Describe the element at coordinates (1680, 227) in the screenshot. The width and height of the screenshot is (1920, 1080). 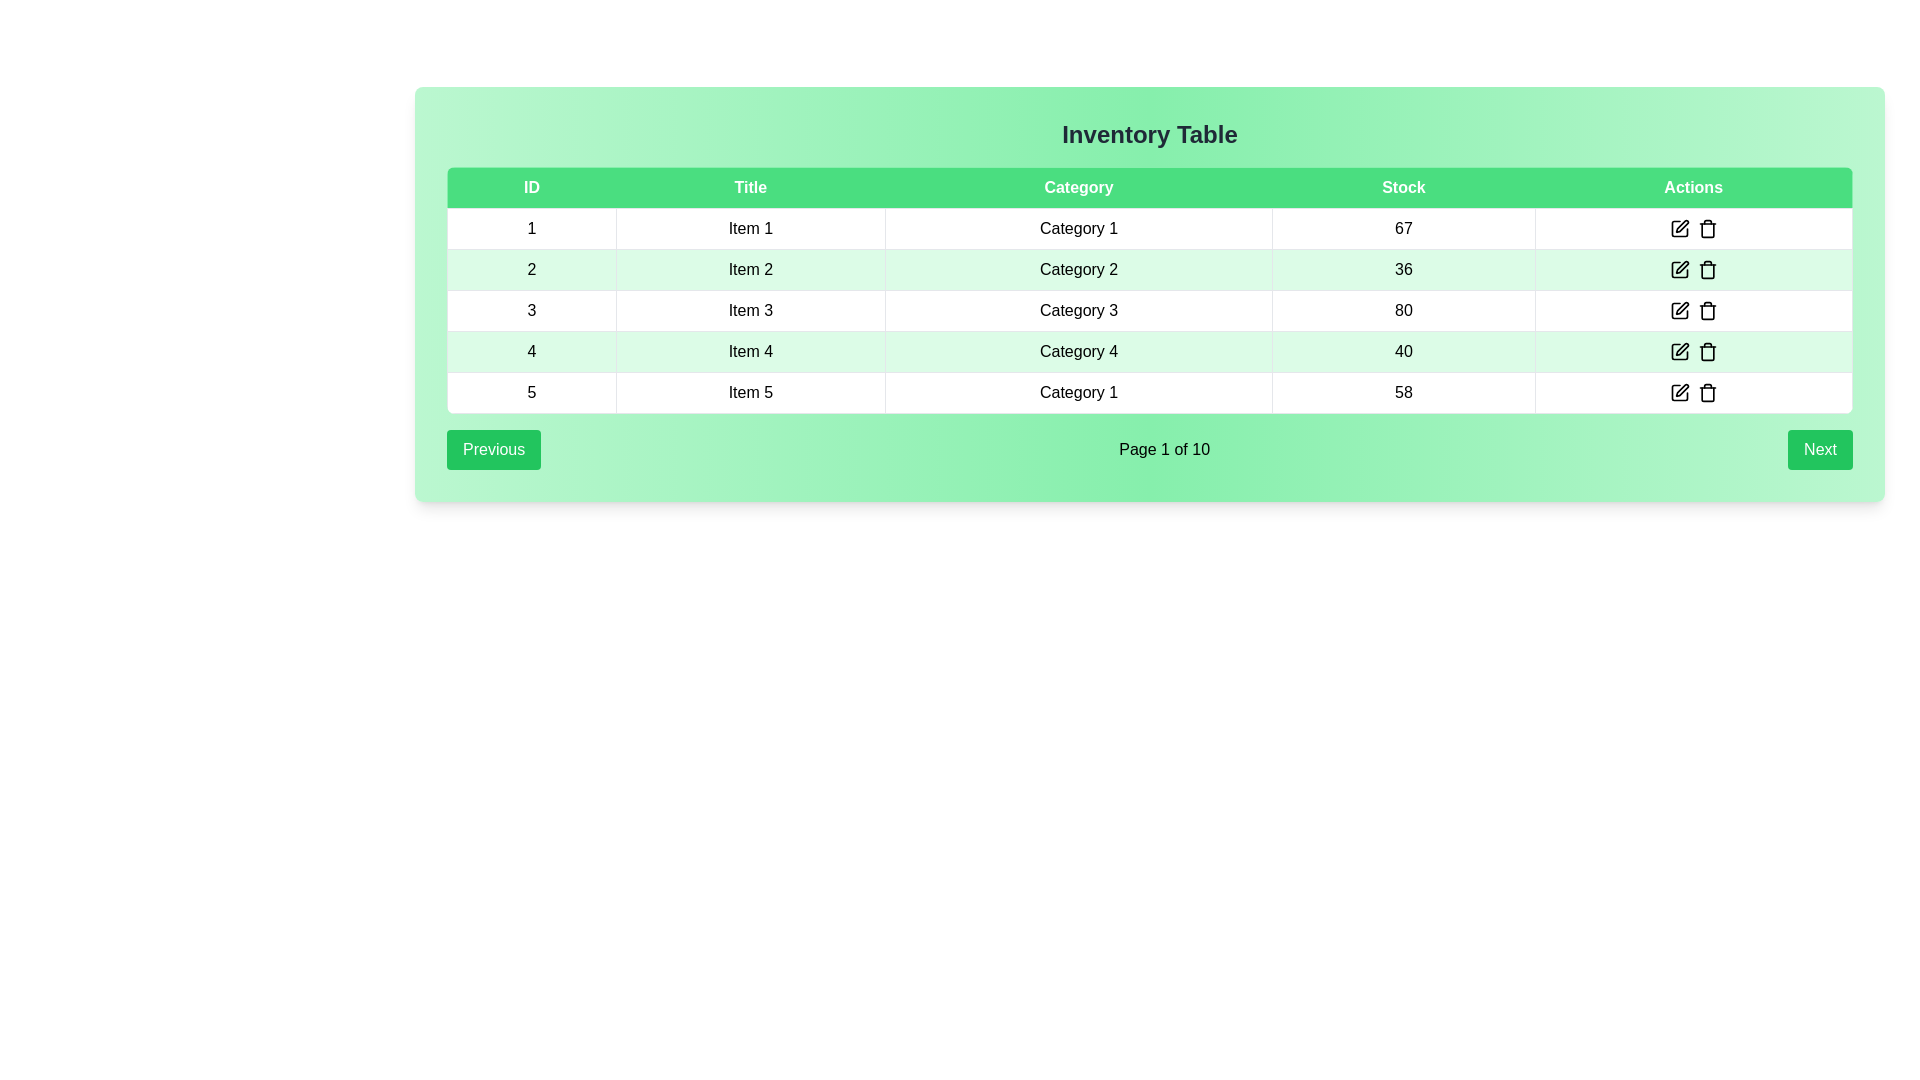
I see `the edit icon button, which resembles a pen, located in the 'Actions' column of the first row in the inventory table` at that location.